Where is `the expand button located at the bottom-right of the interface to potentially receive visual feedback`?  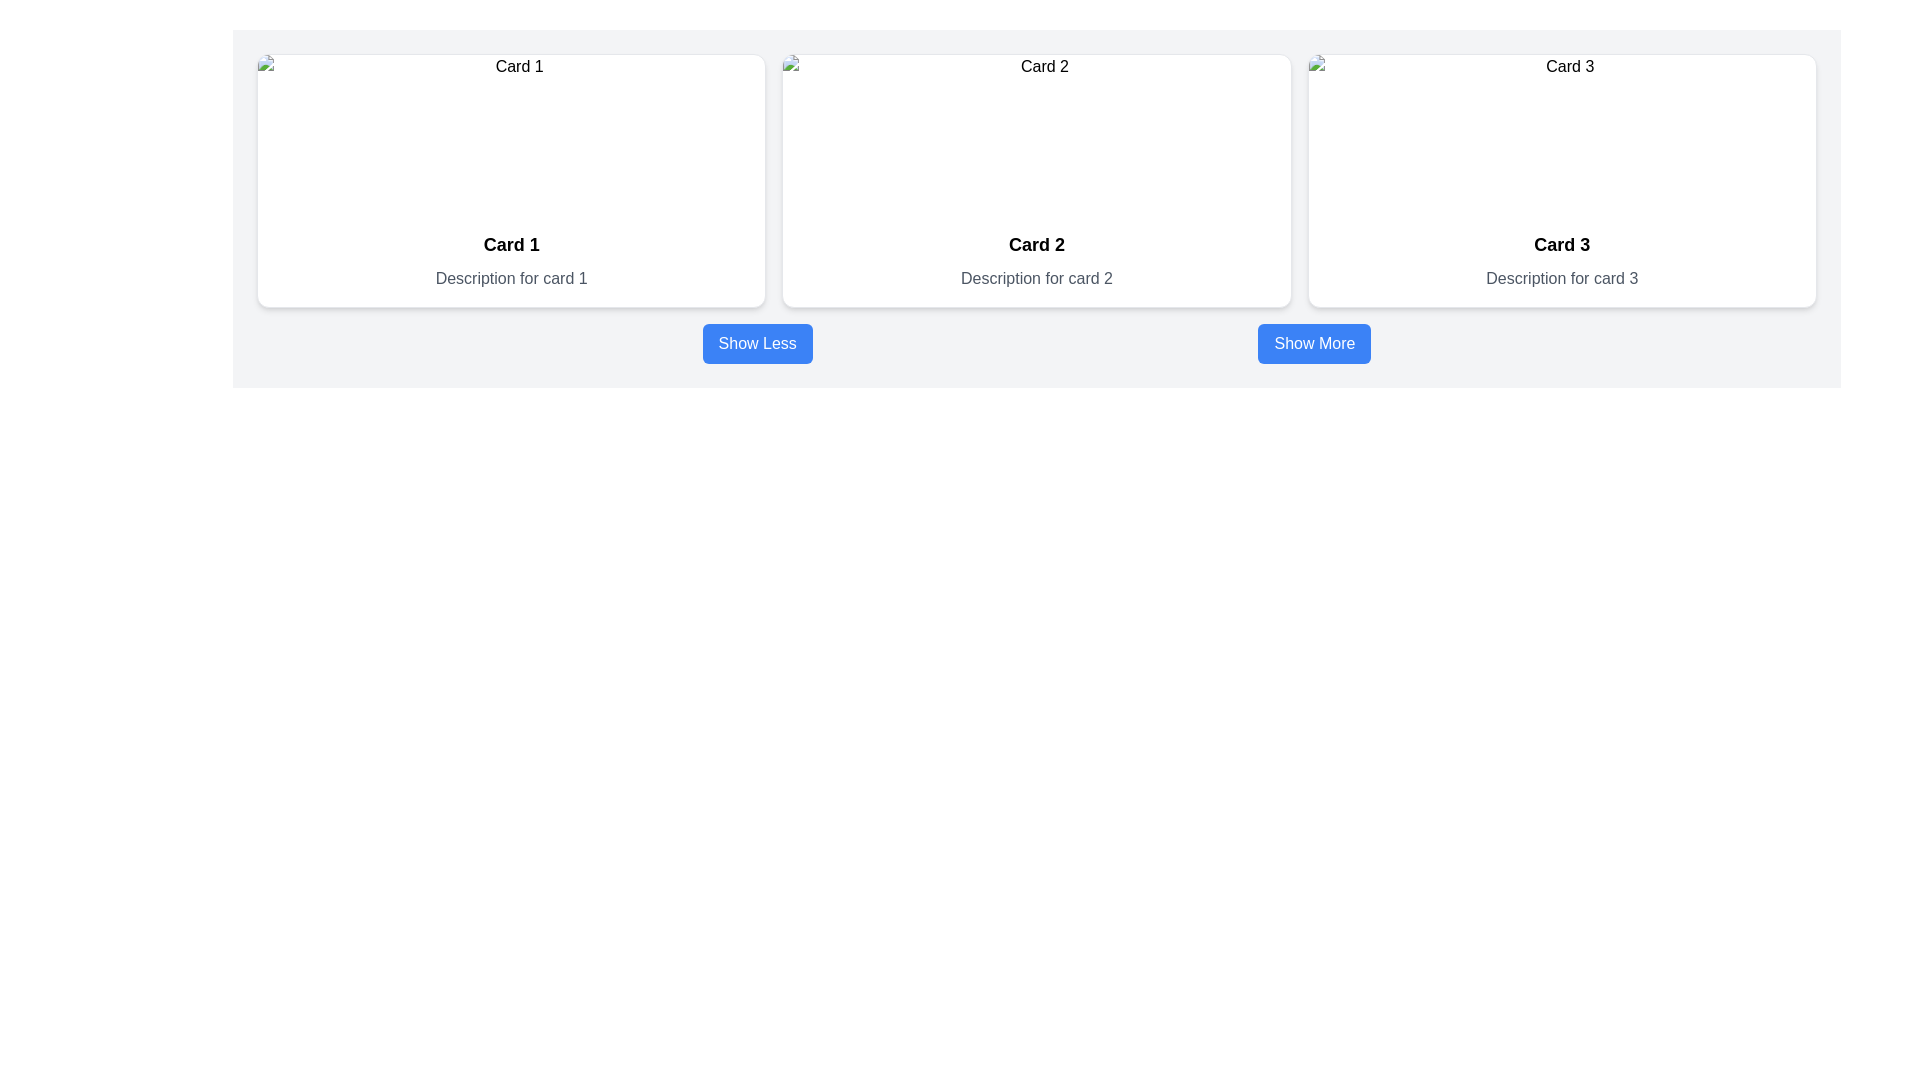
the expand button located at the bottom-right of the interface to potentially receive visual feedback is located at coordinates (1314, 342).